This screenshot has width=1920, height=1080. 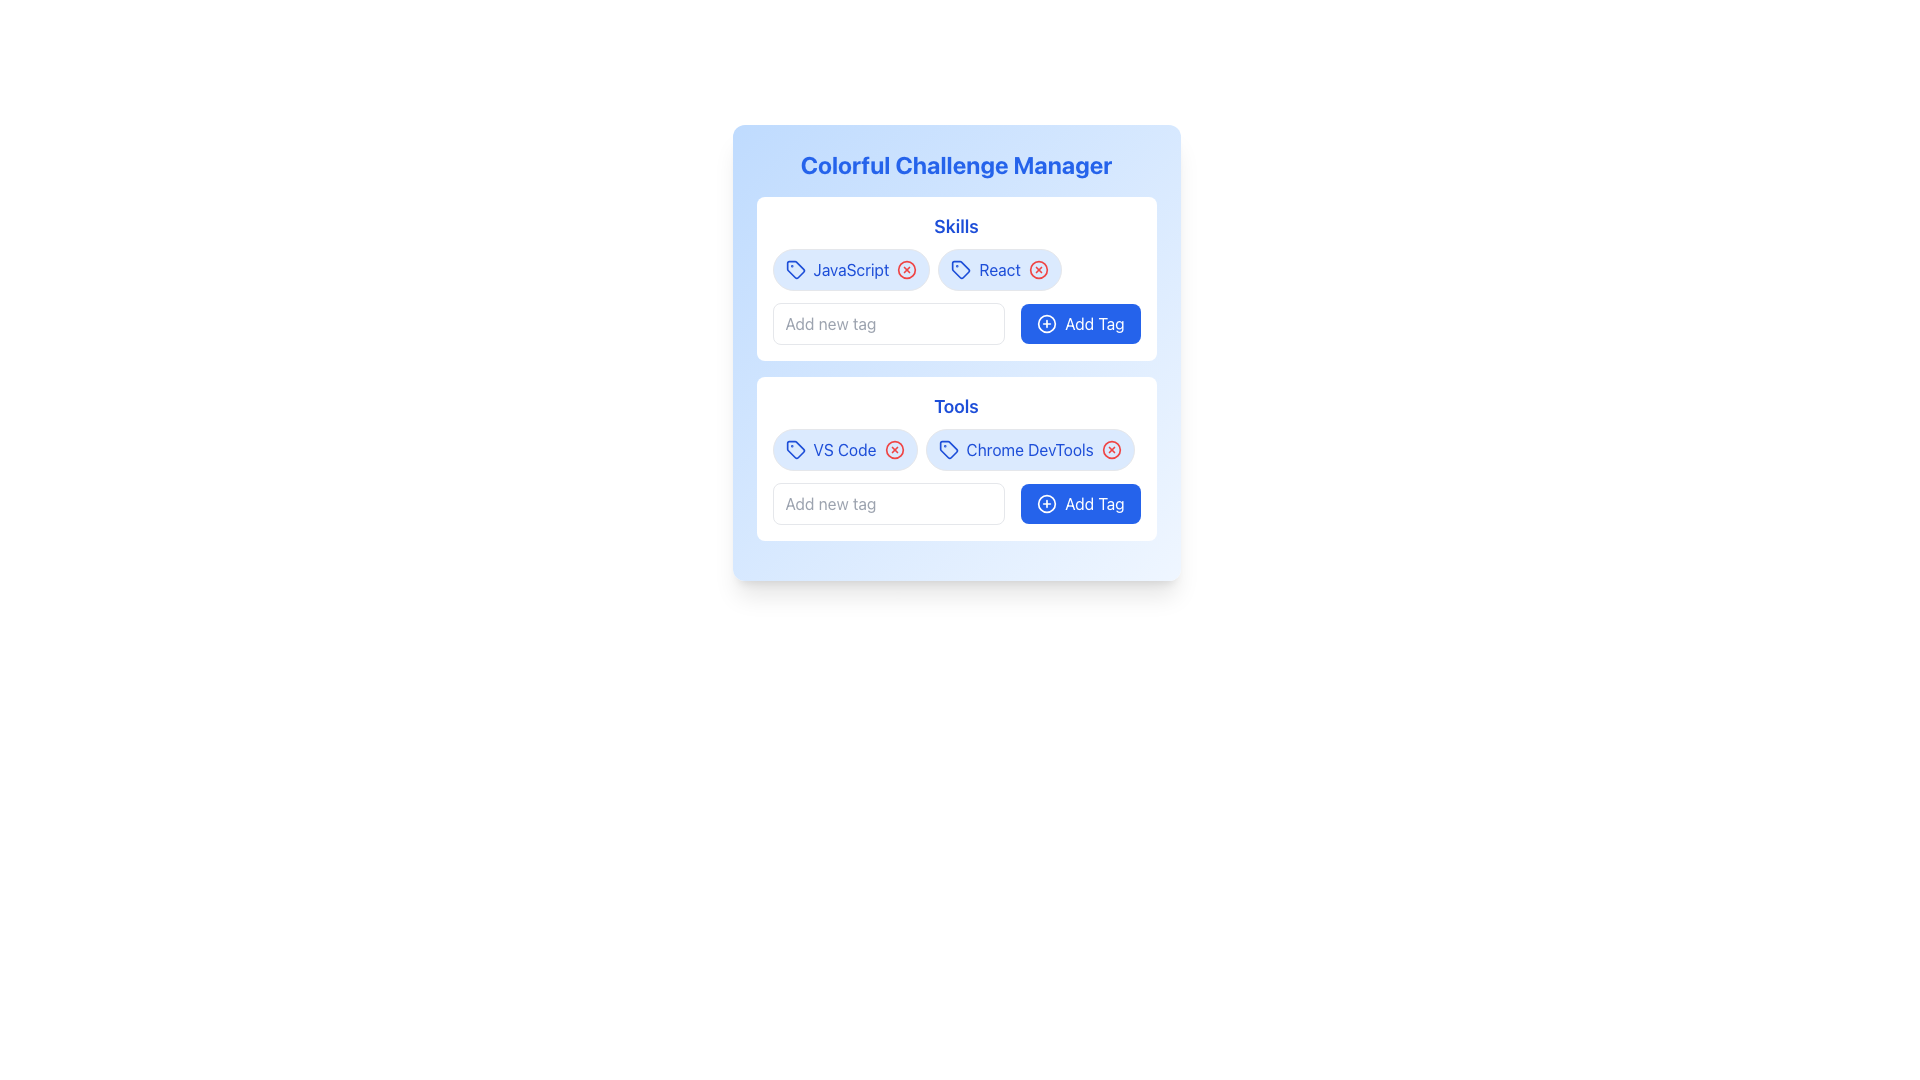 I want to click on the 'Skills' text label, which is styled in bold blue font and is located at the top of its section with a white background, so click(x=955, y=226).